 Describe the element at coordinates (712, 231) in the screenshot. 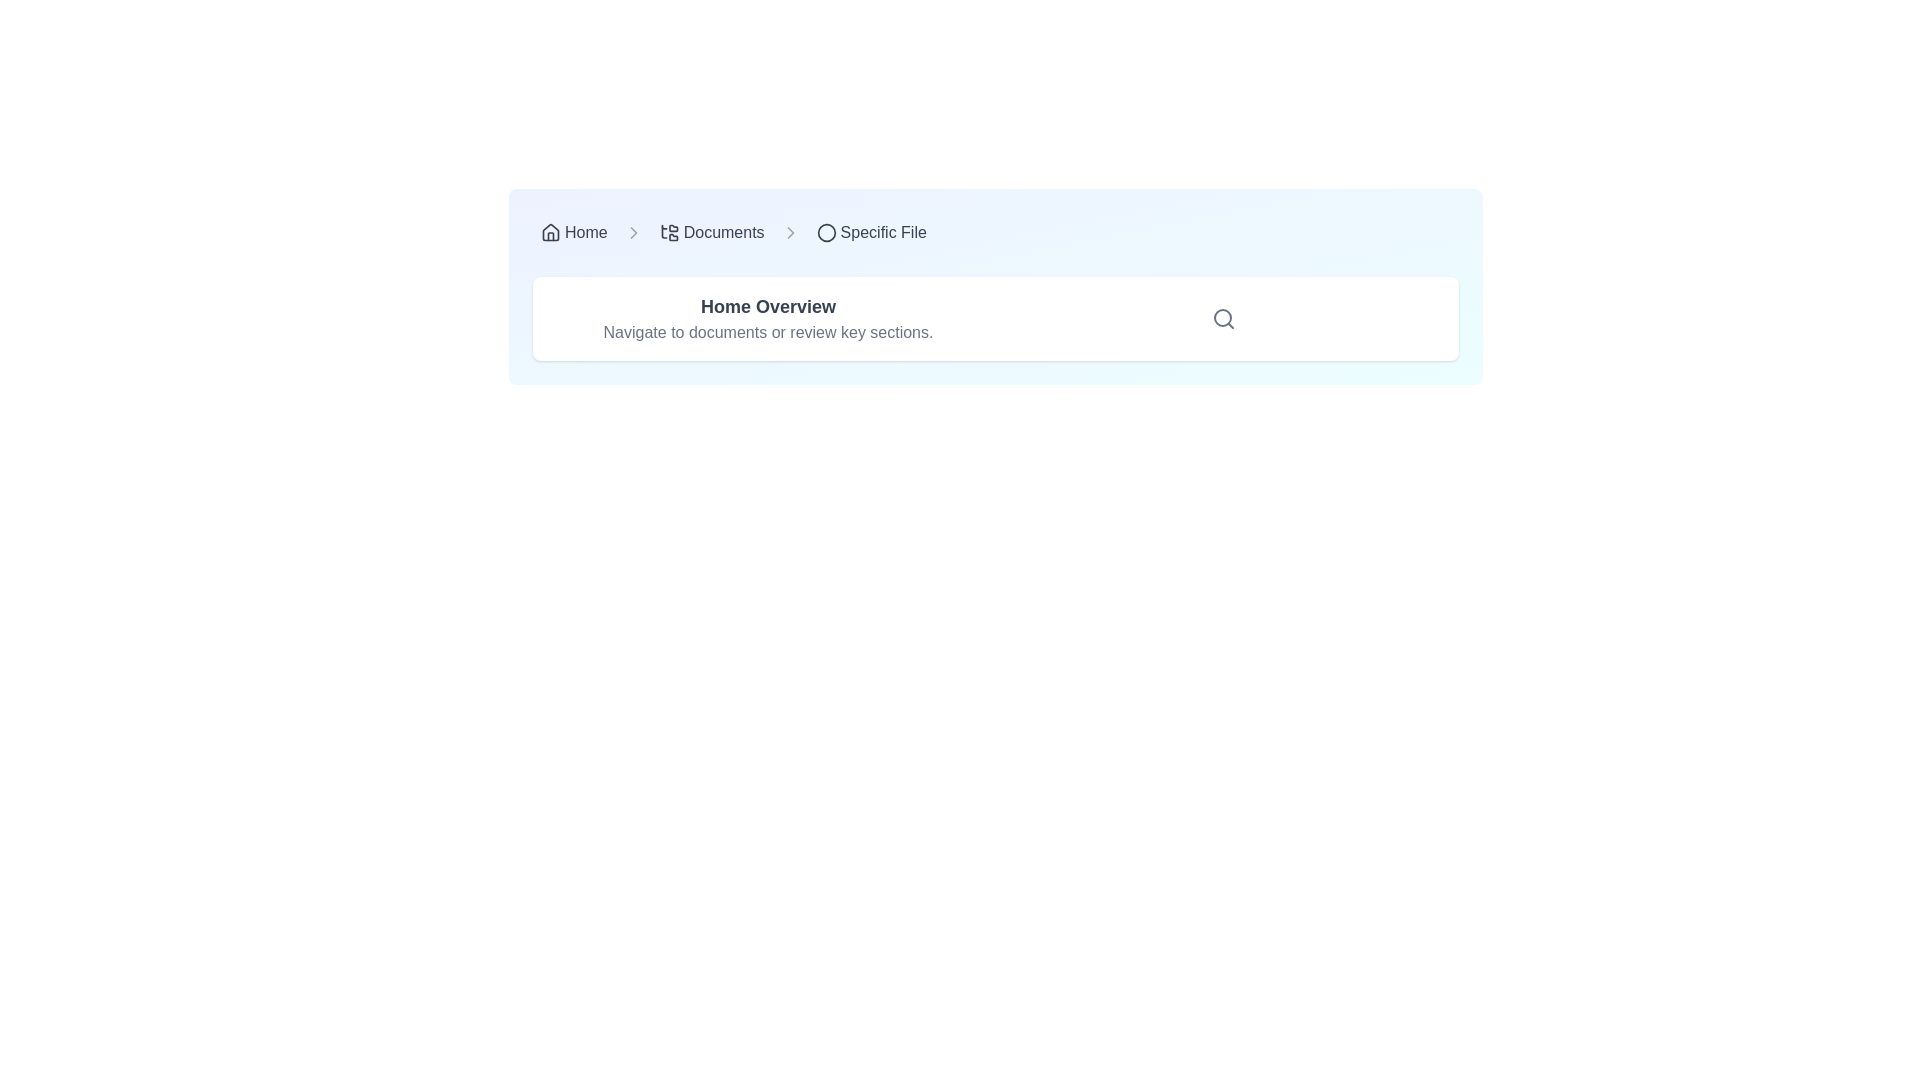

I see `the 'Documents' clickable navigation link in the breadcrumb trail` at that location.